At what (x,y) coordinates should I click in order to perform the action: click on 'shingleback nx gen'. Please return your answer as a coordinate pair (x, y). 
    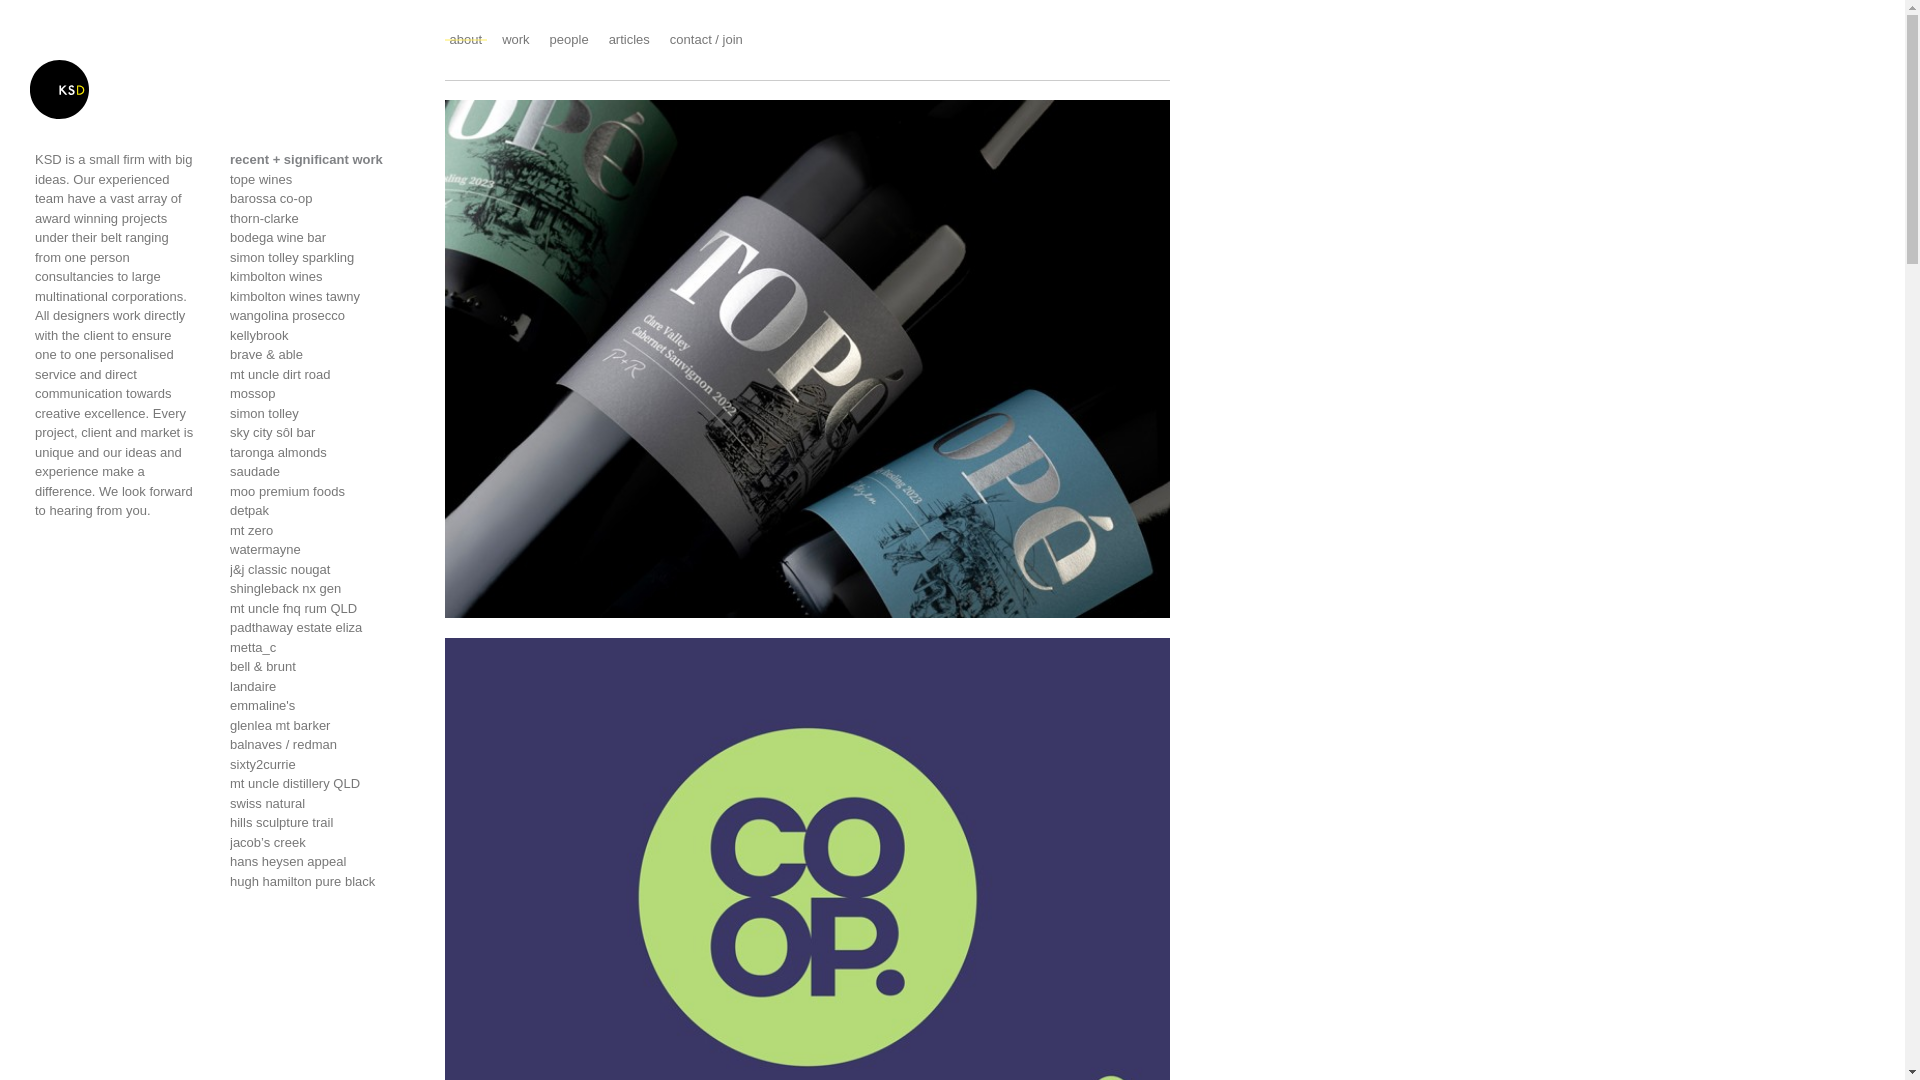
    Looking at the image, I should click on (320, 588).